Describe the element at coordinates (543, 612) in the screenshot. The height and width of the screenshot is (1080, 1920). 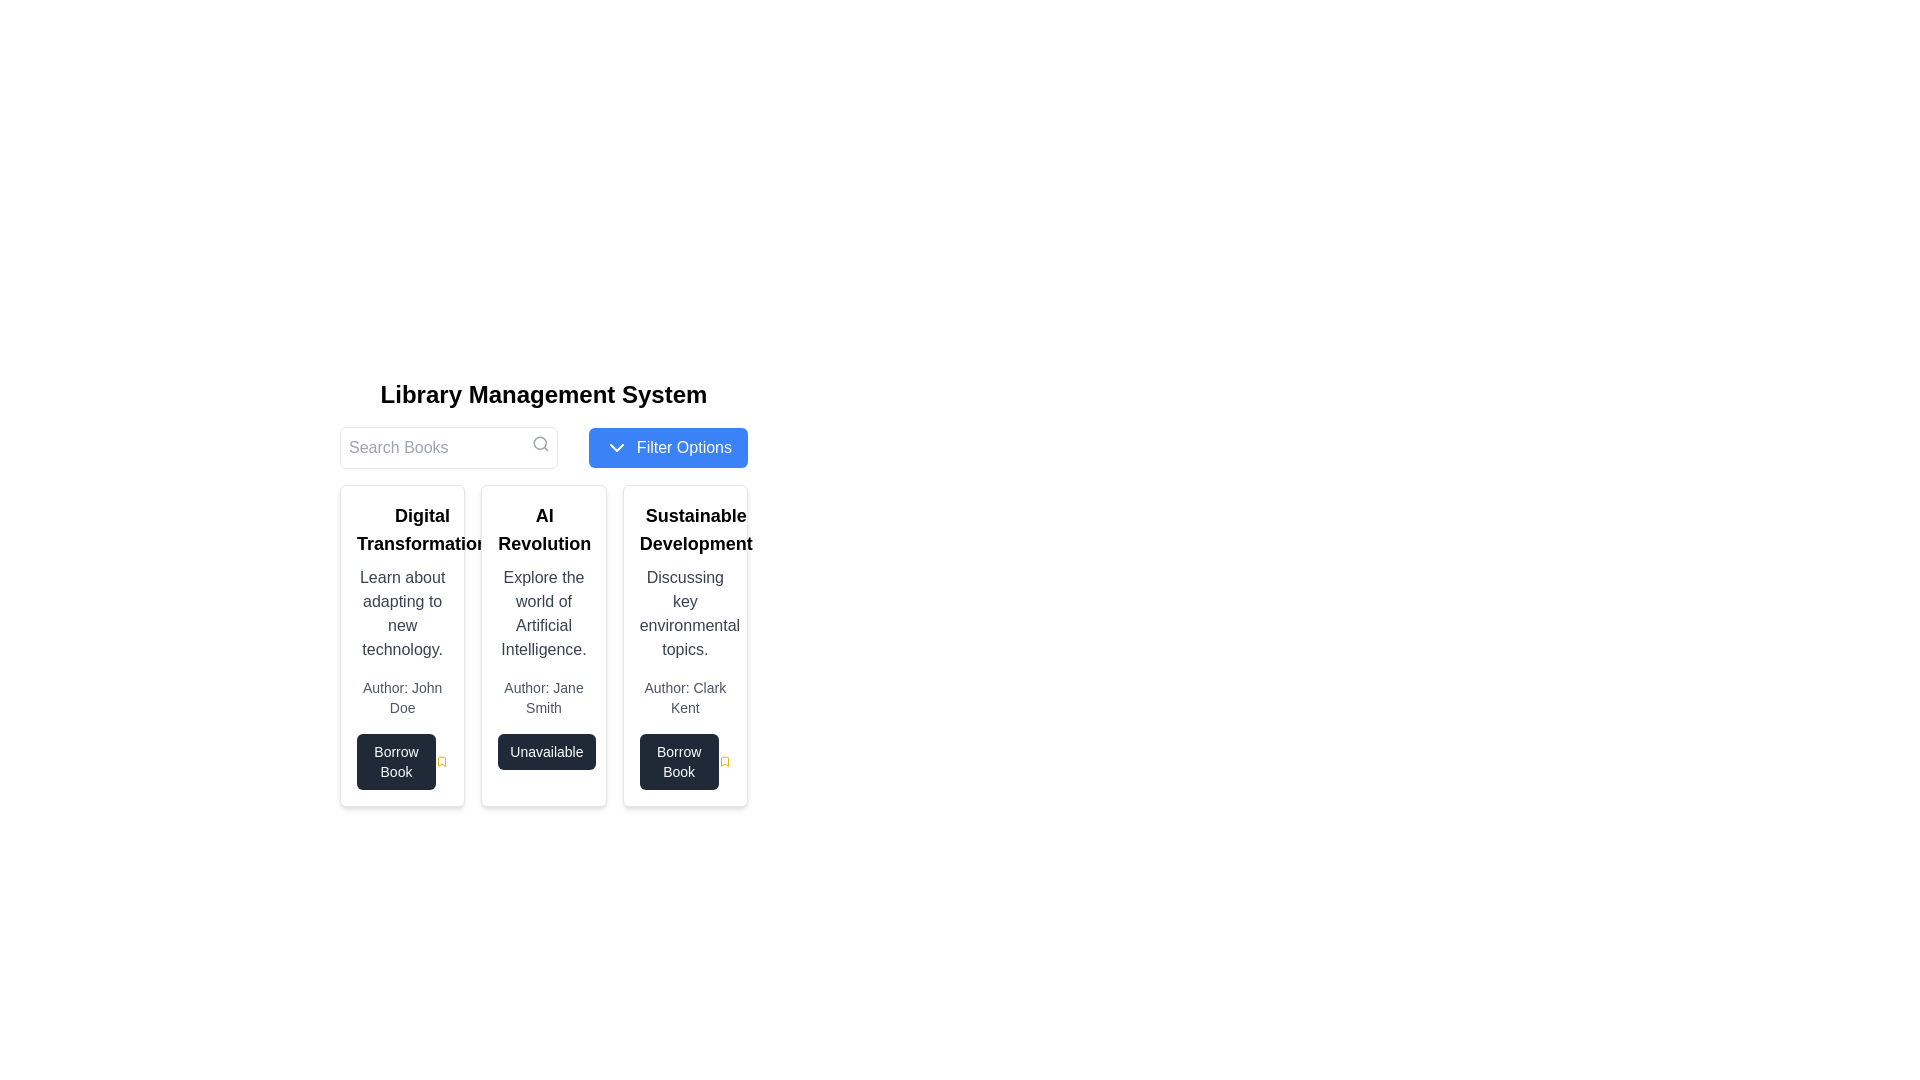
I see `text content located in the center of the second card, directly below the title 'AI Revolution' and above 'Author: Jane Smith'` at that location.